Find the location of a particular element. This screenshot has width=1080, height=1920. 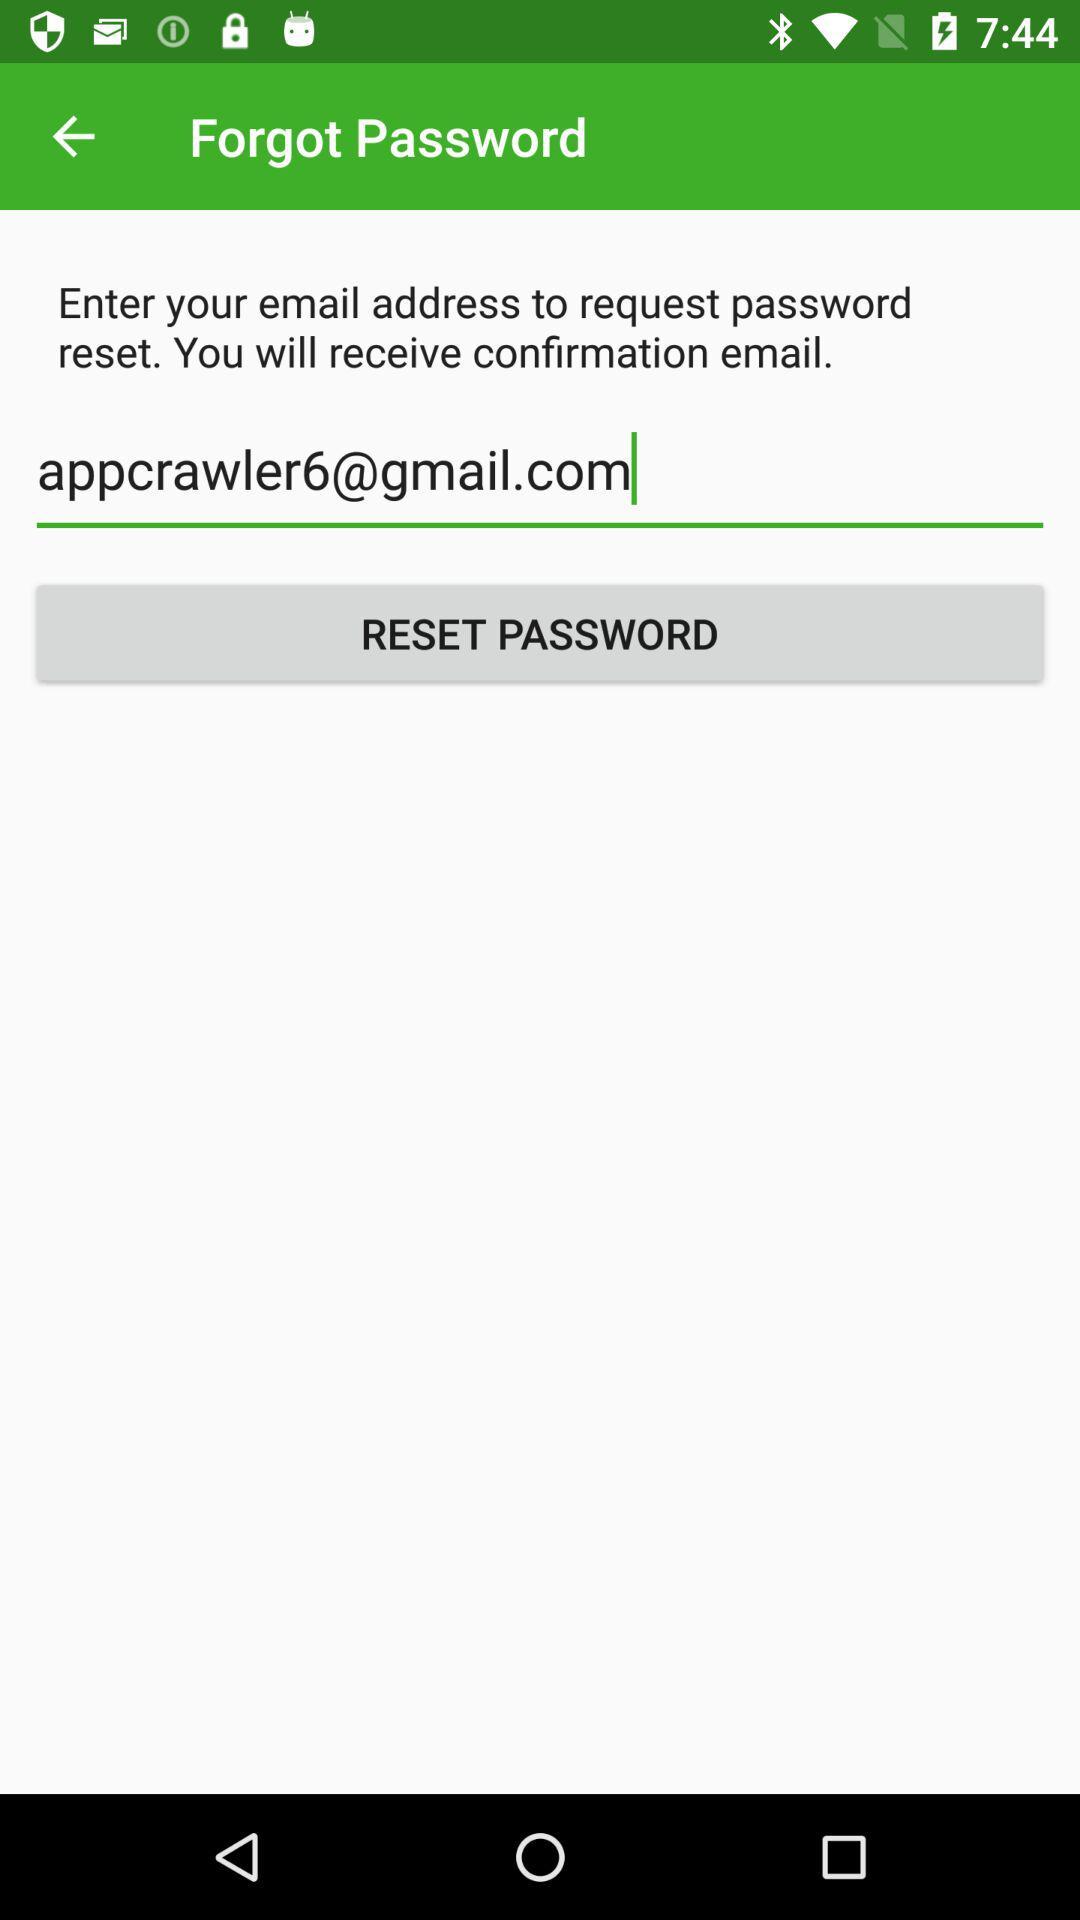

go back is located at coordinates (72, 135).